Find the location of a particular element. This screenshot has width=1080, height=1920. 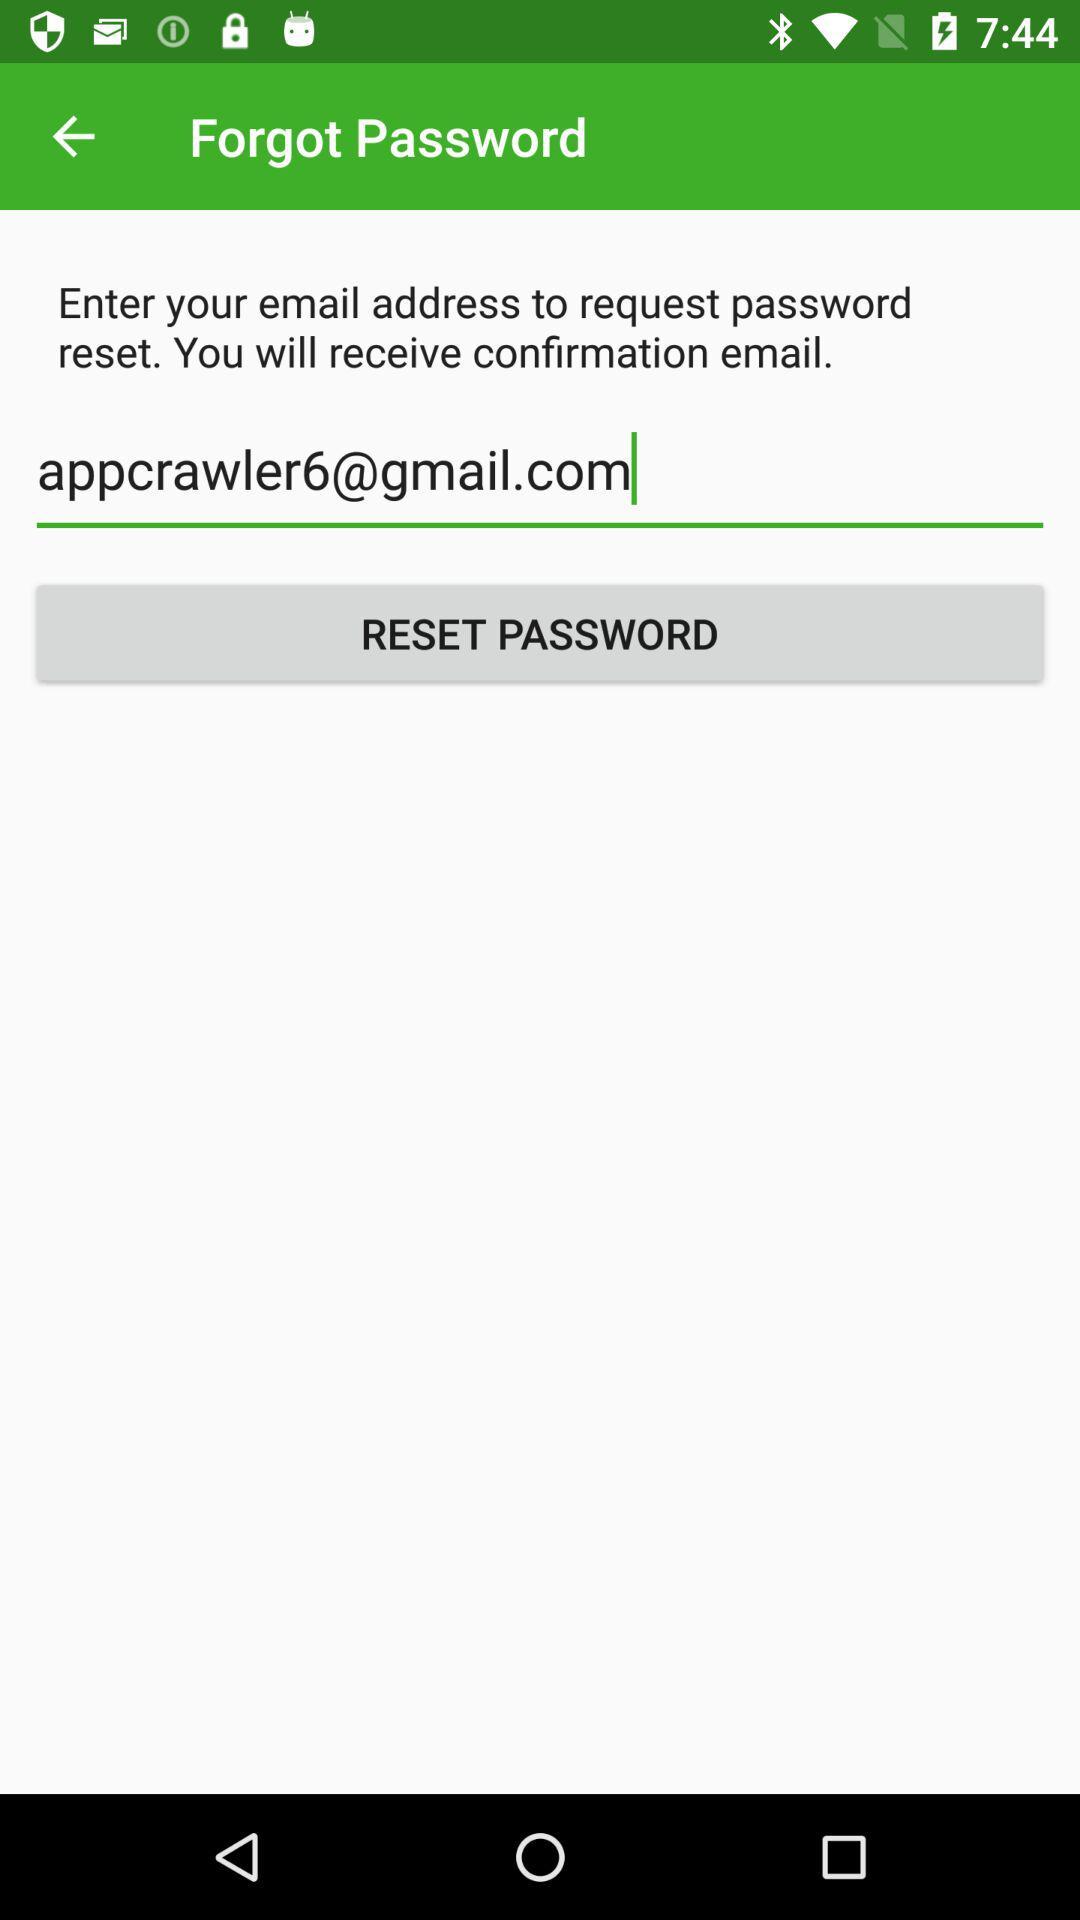

go back is located at coordinates (72, 135).